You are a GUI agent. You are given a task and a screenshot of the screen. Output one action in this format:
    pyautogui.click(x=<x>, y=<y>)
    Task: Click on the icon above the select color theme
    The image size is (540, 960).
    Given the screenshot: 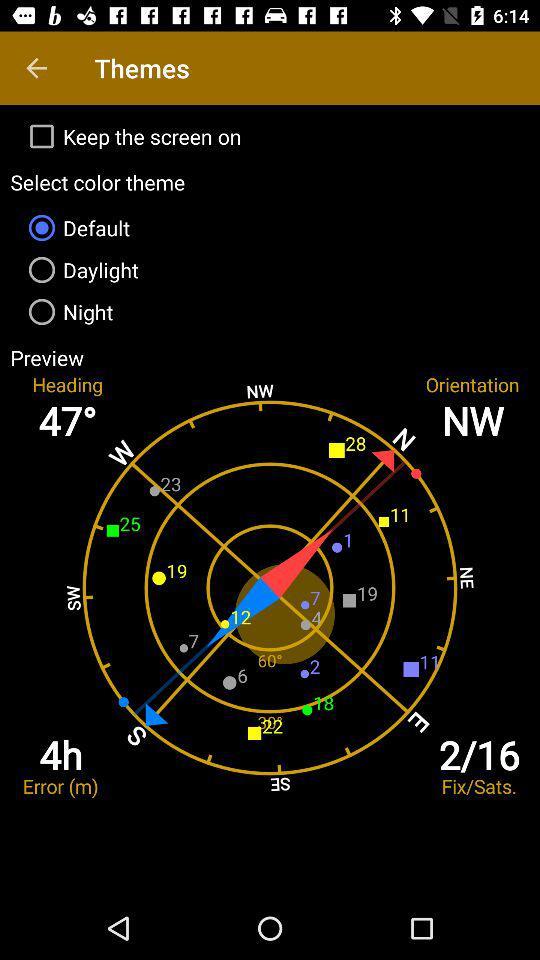 What is the action you would take?
    pyautogui.click(x=270, y=135)
    